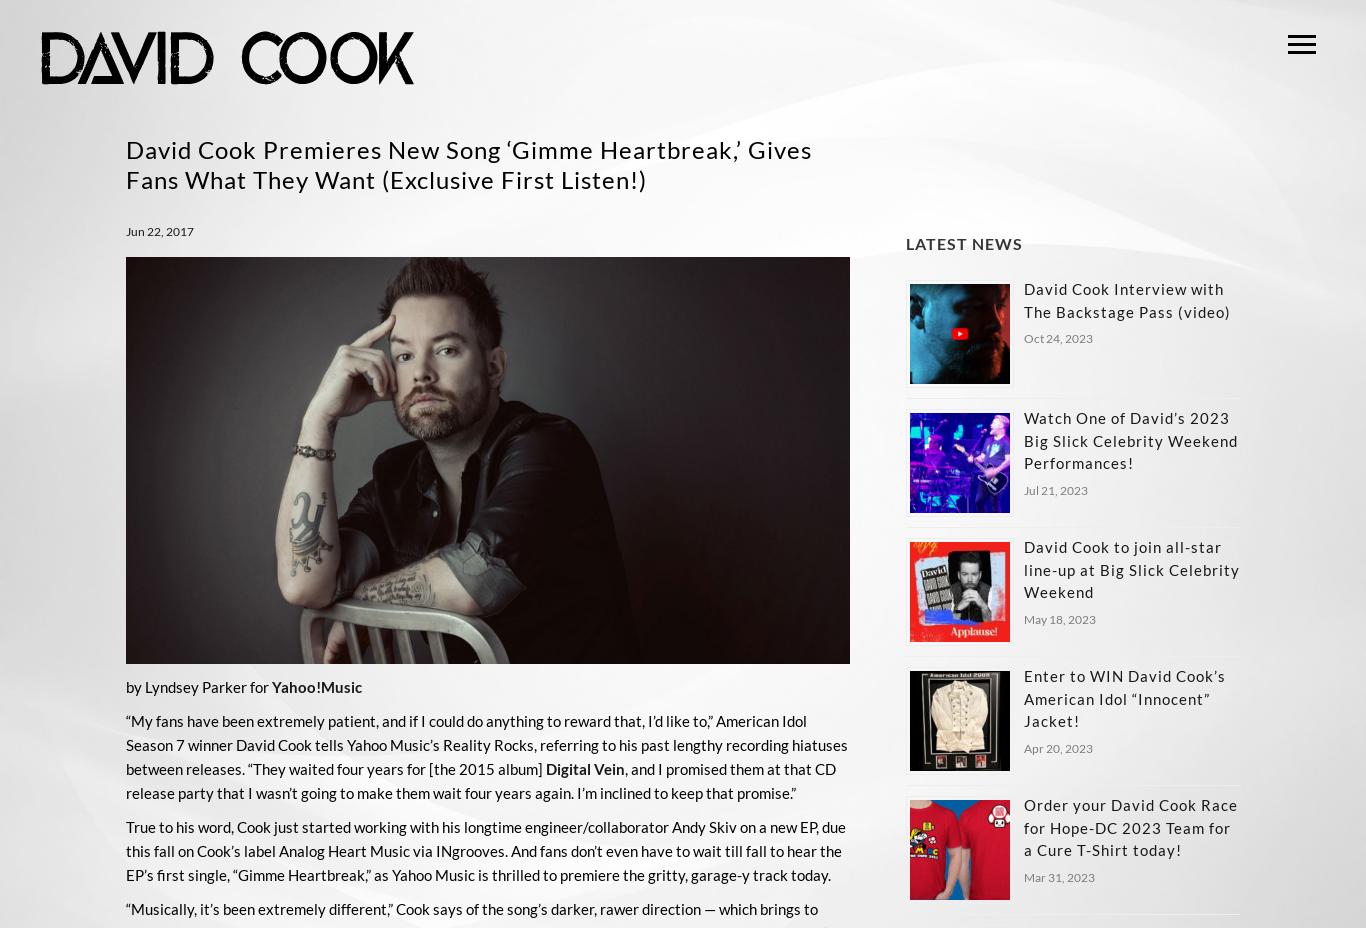  What do you see at coordinates (1122, 697) in the screenshot?
I see `'Enter to WIN David Cook’s American Idol “Innocent” Jacket!'` at bounding box center [1122, 697].